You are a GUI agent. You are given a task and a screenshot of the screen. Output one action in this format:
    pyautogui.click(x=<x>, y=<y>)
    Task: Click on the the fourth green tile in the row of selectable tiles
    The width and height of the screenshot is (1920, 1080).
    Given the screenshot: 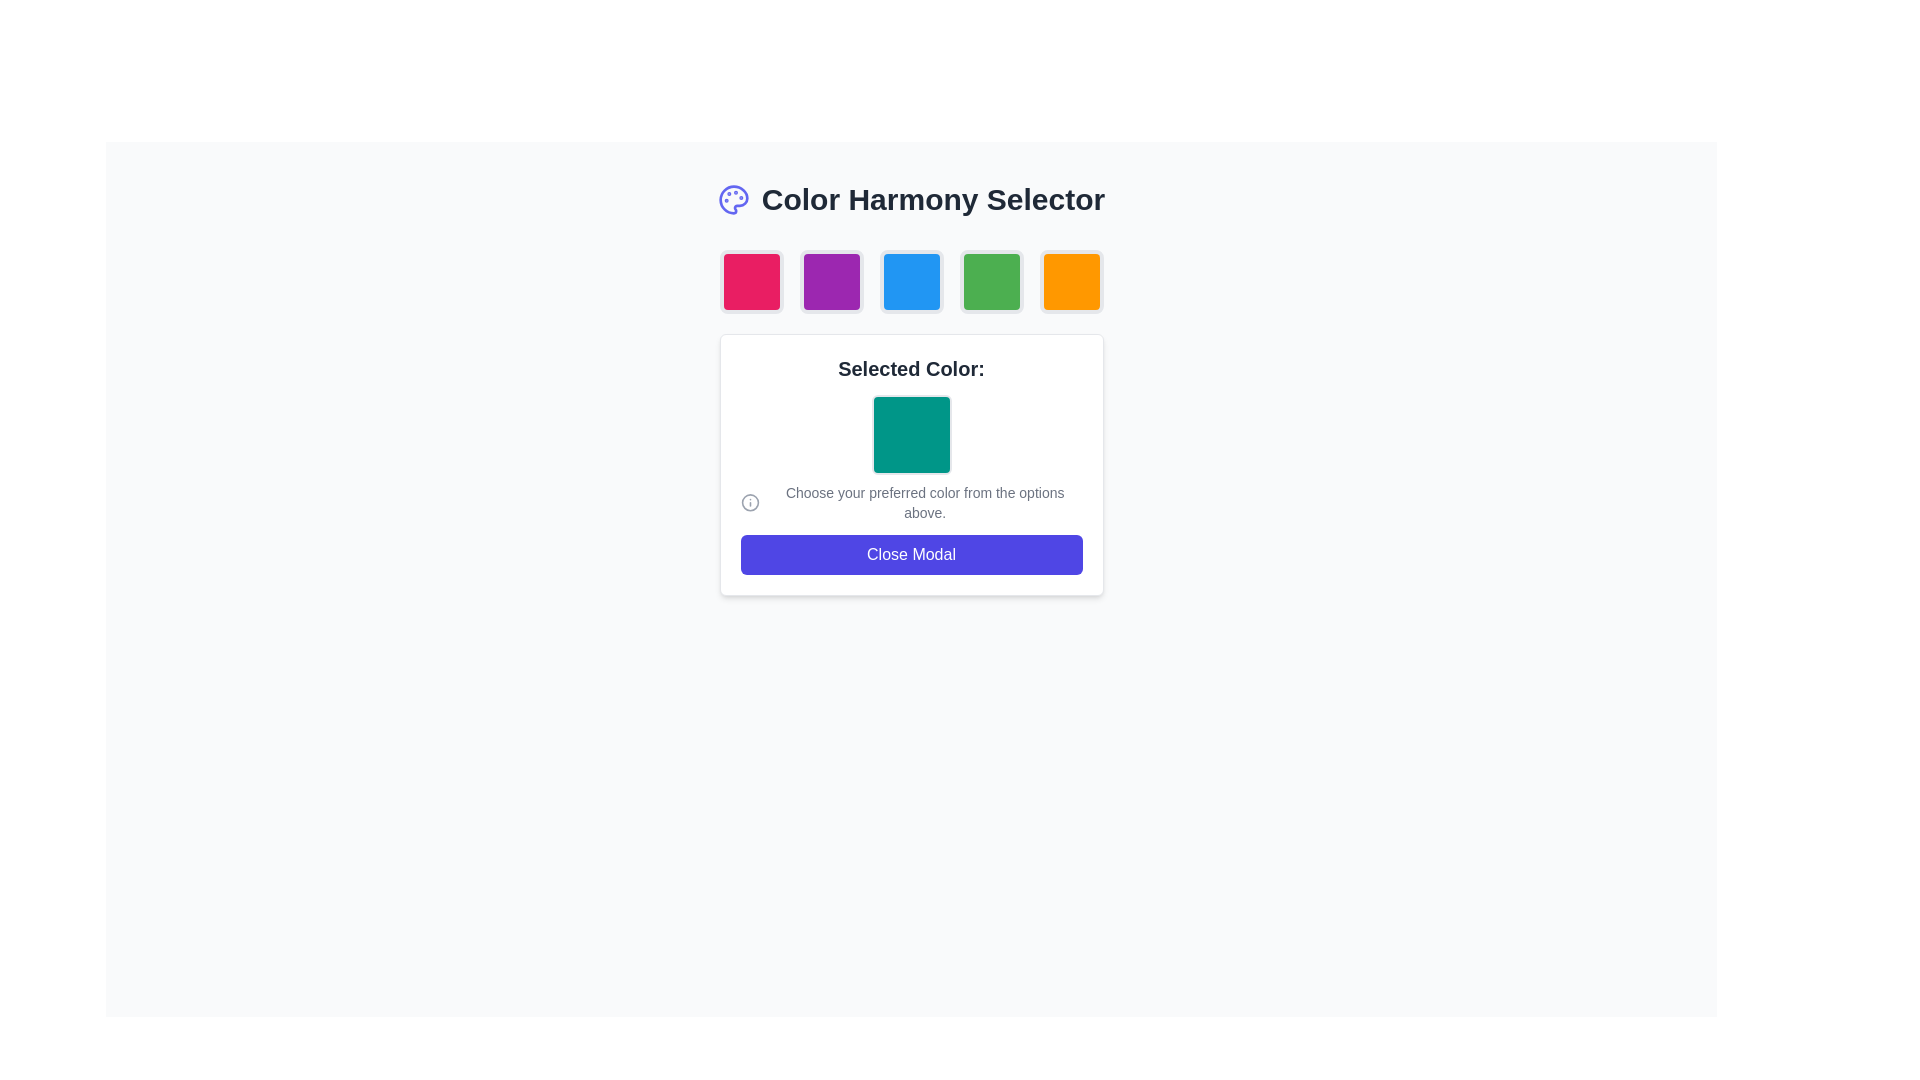 What is the action you would take?
    pyautogui.click(x=991, y=281)
    